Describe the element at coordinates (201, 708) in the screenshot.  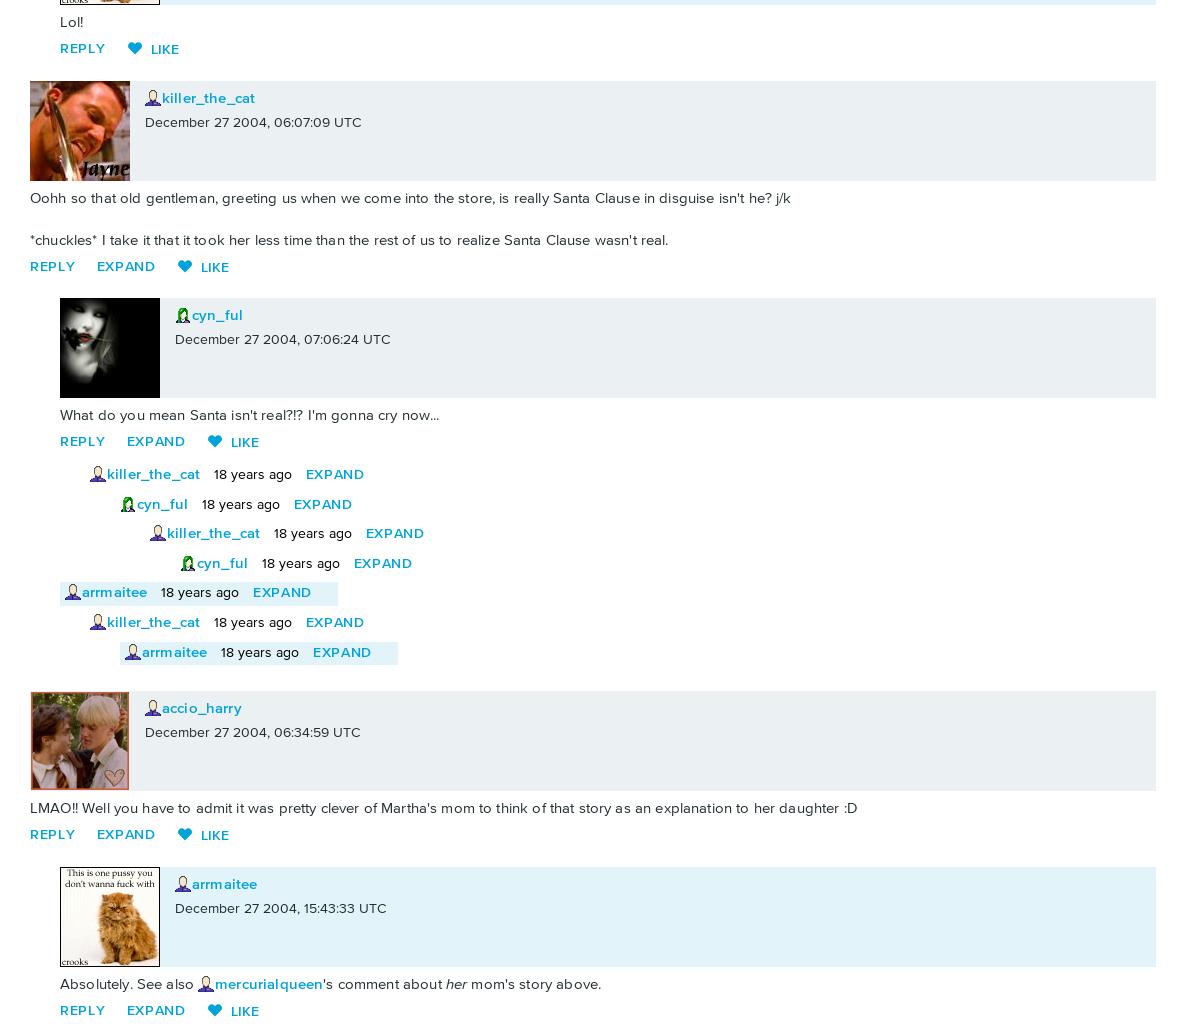
I see `'accio_harry'` at that location.